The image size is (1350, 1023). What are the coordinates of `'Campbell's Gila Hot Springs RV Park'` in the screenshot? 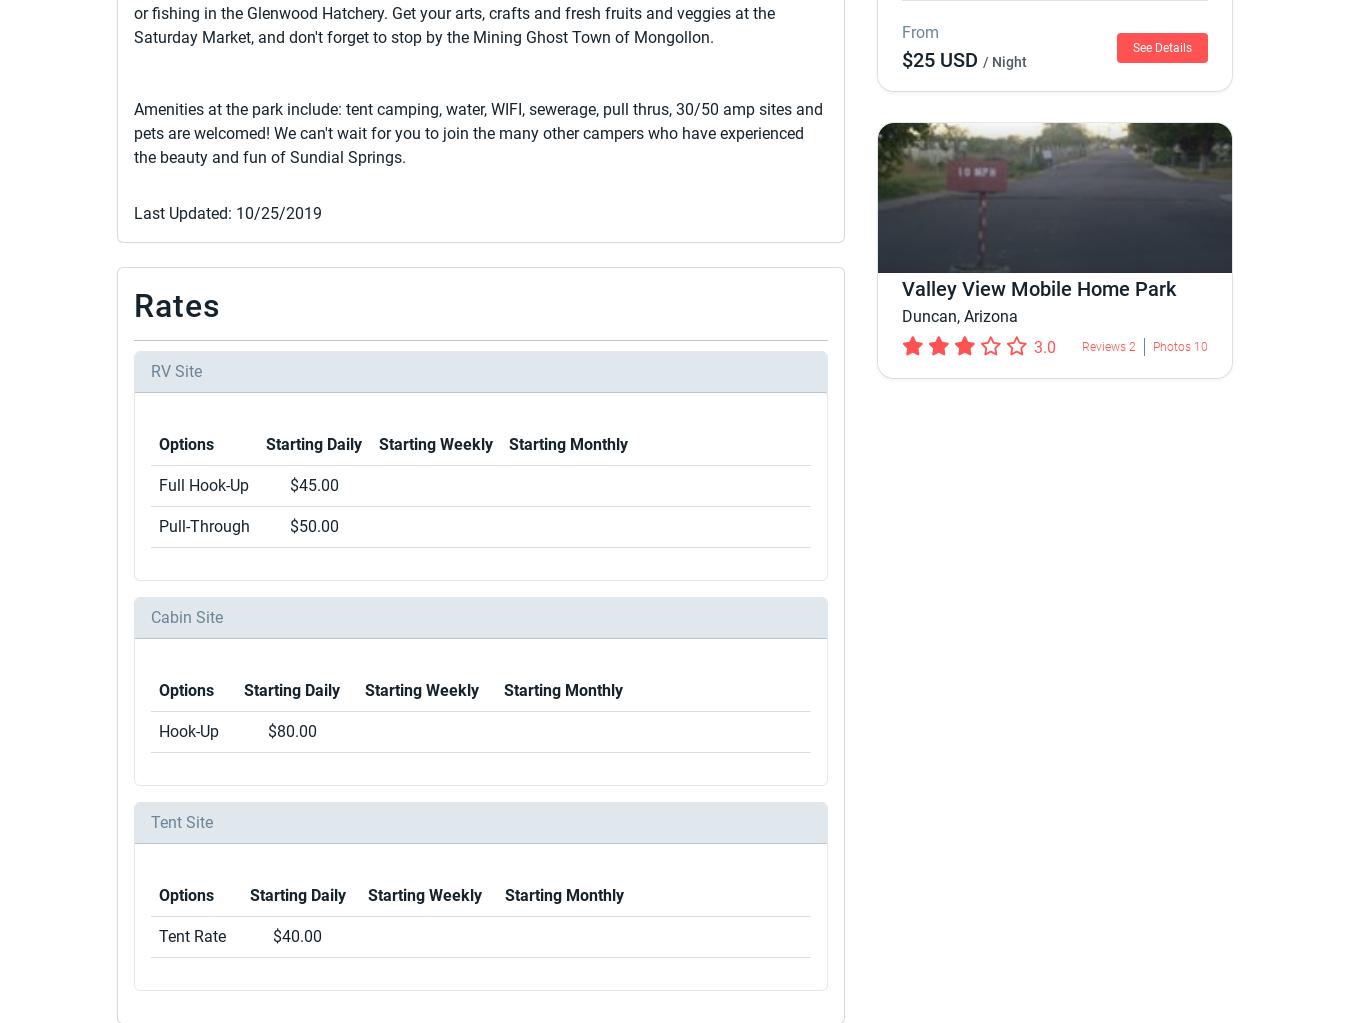 It's located at (655, 252).